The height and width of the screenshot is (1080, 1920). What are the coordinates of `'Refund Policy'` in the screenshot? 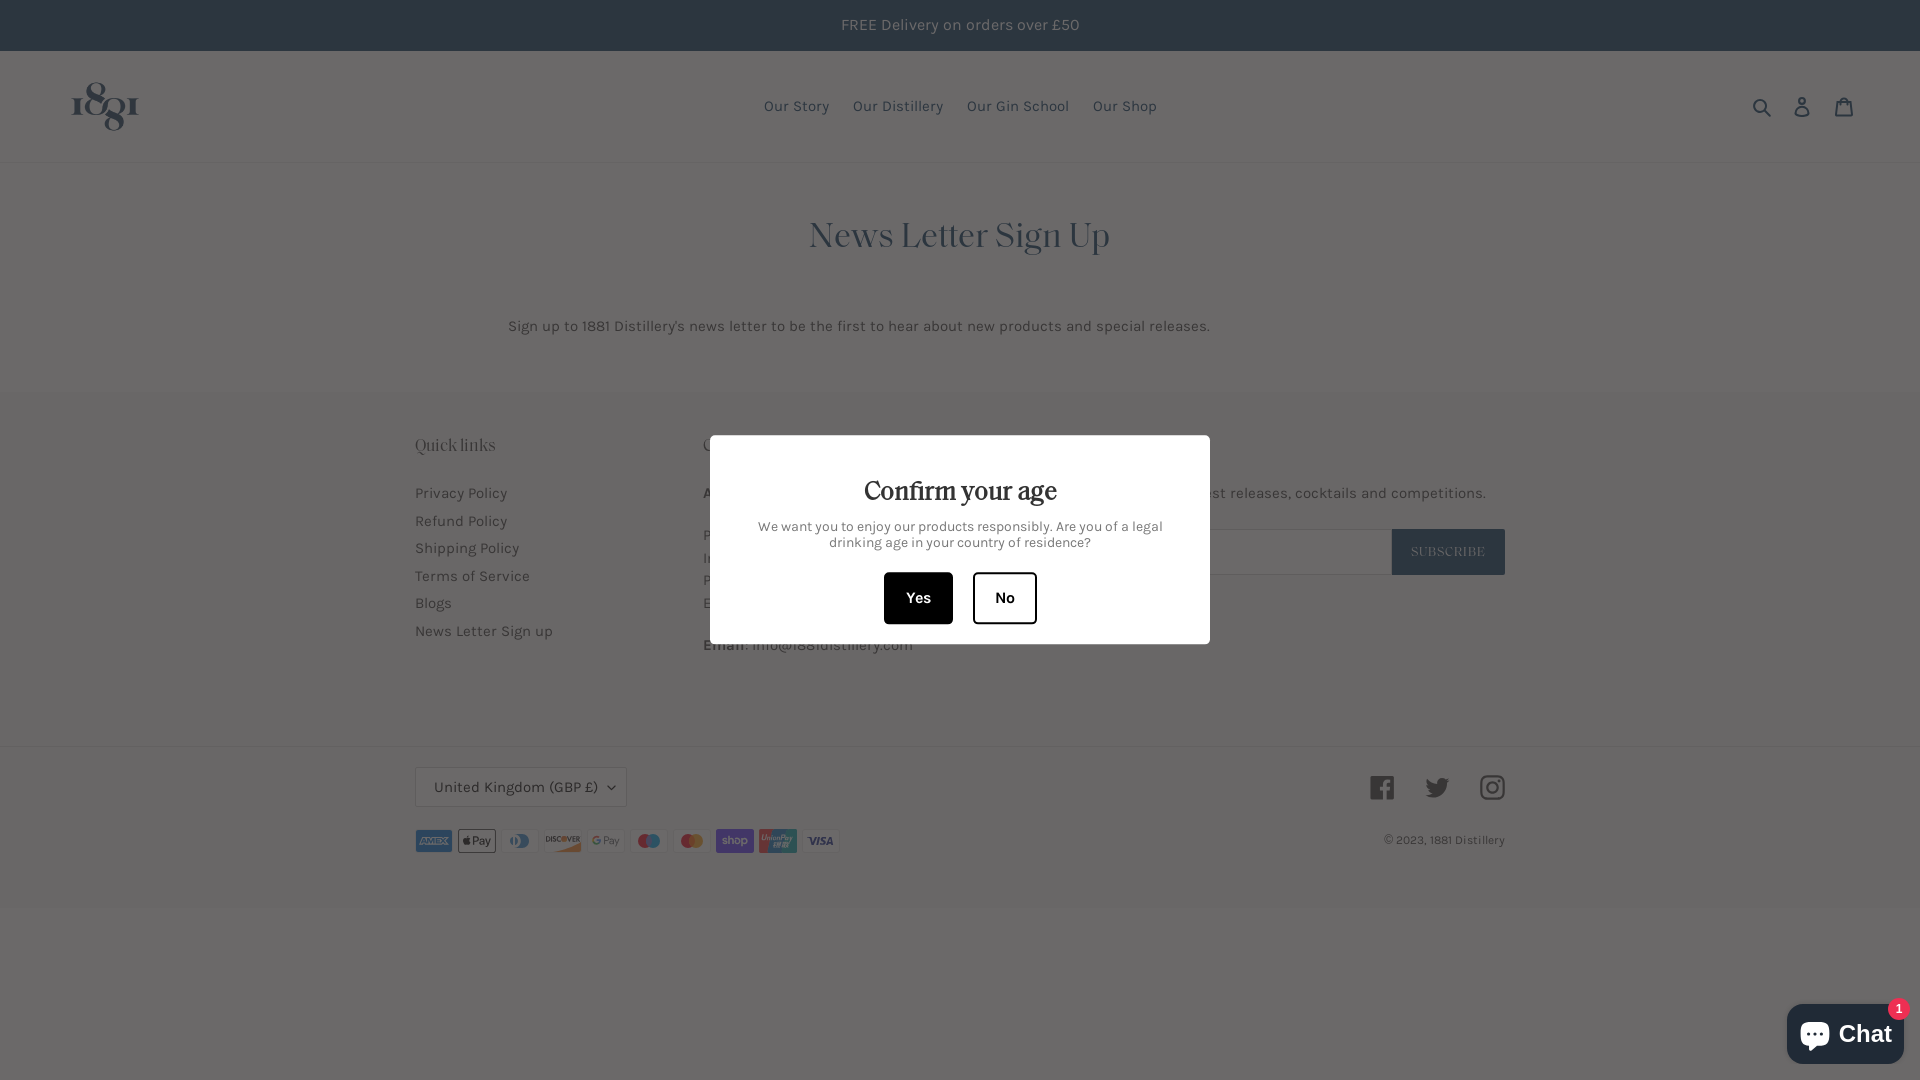 It's located at (459, 519).